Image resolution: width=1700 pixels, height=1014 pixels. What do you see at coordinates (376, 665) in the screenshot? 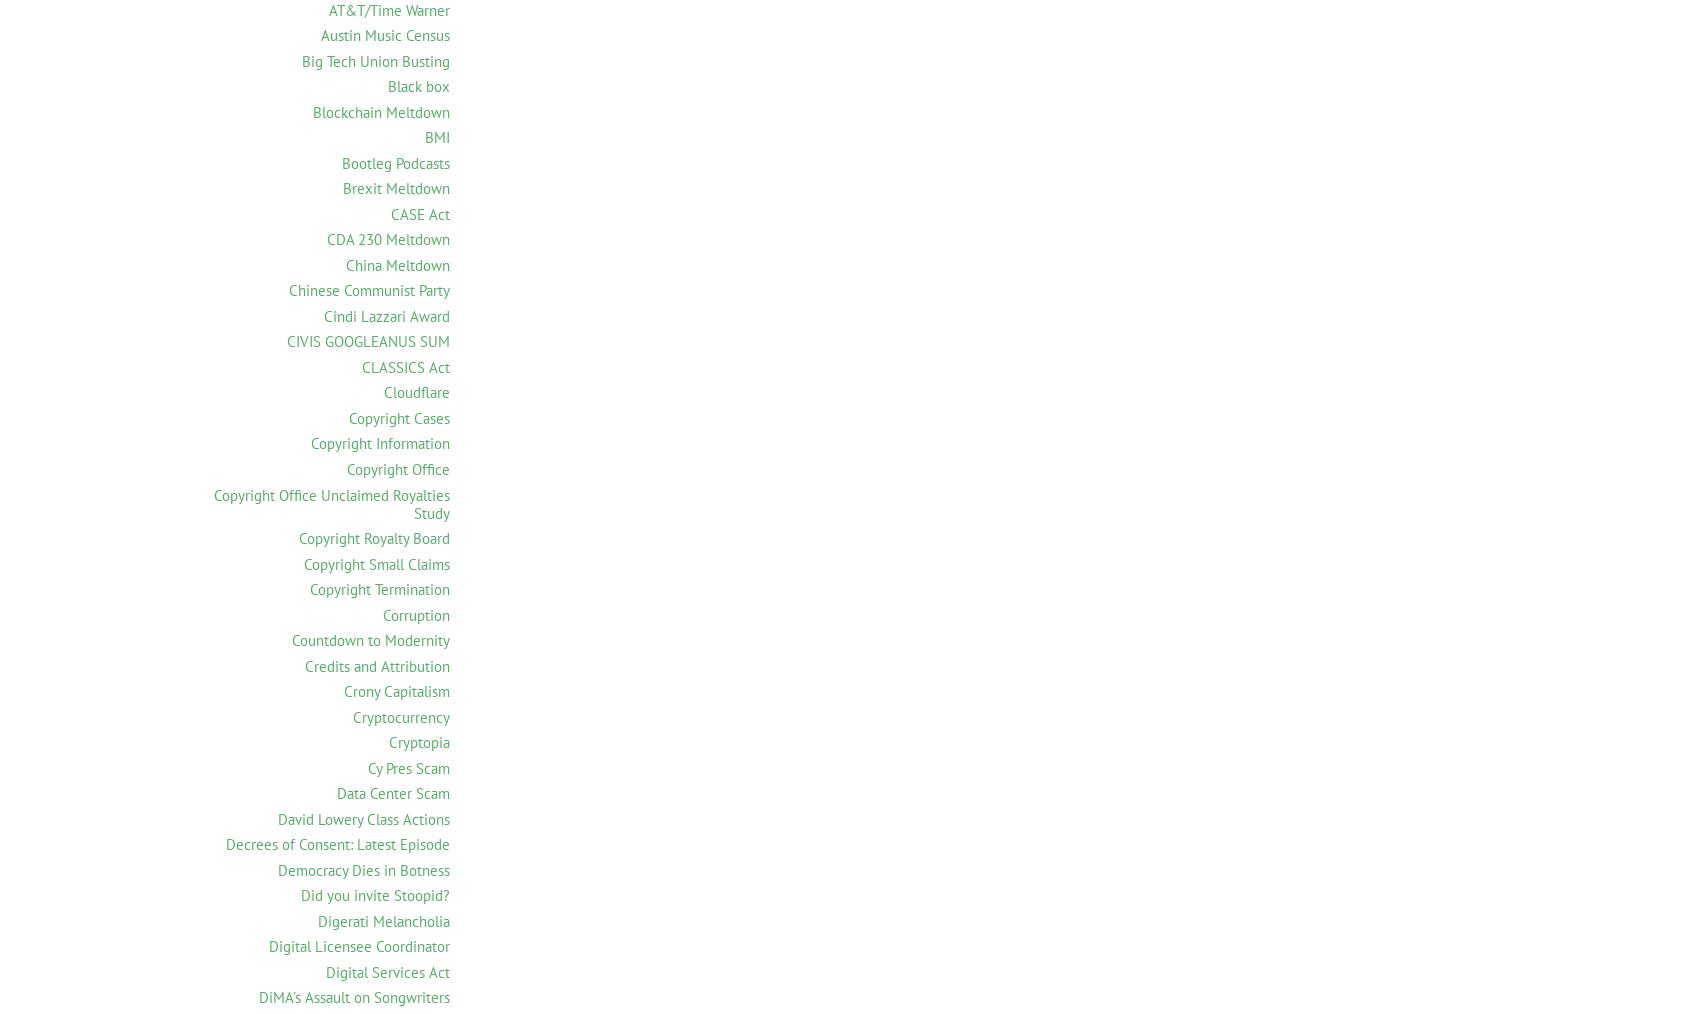
I see `'Credits and Attribution'` at bounding box center [376, 665].